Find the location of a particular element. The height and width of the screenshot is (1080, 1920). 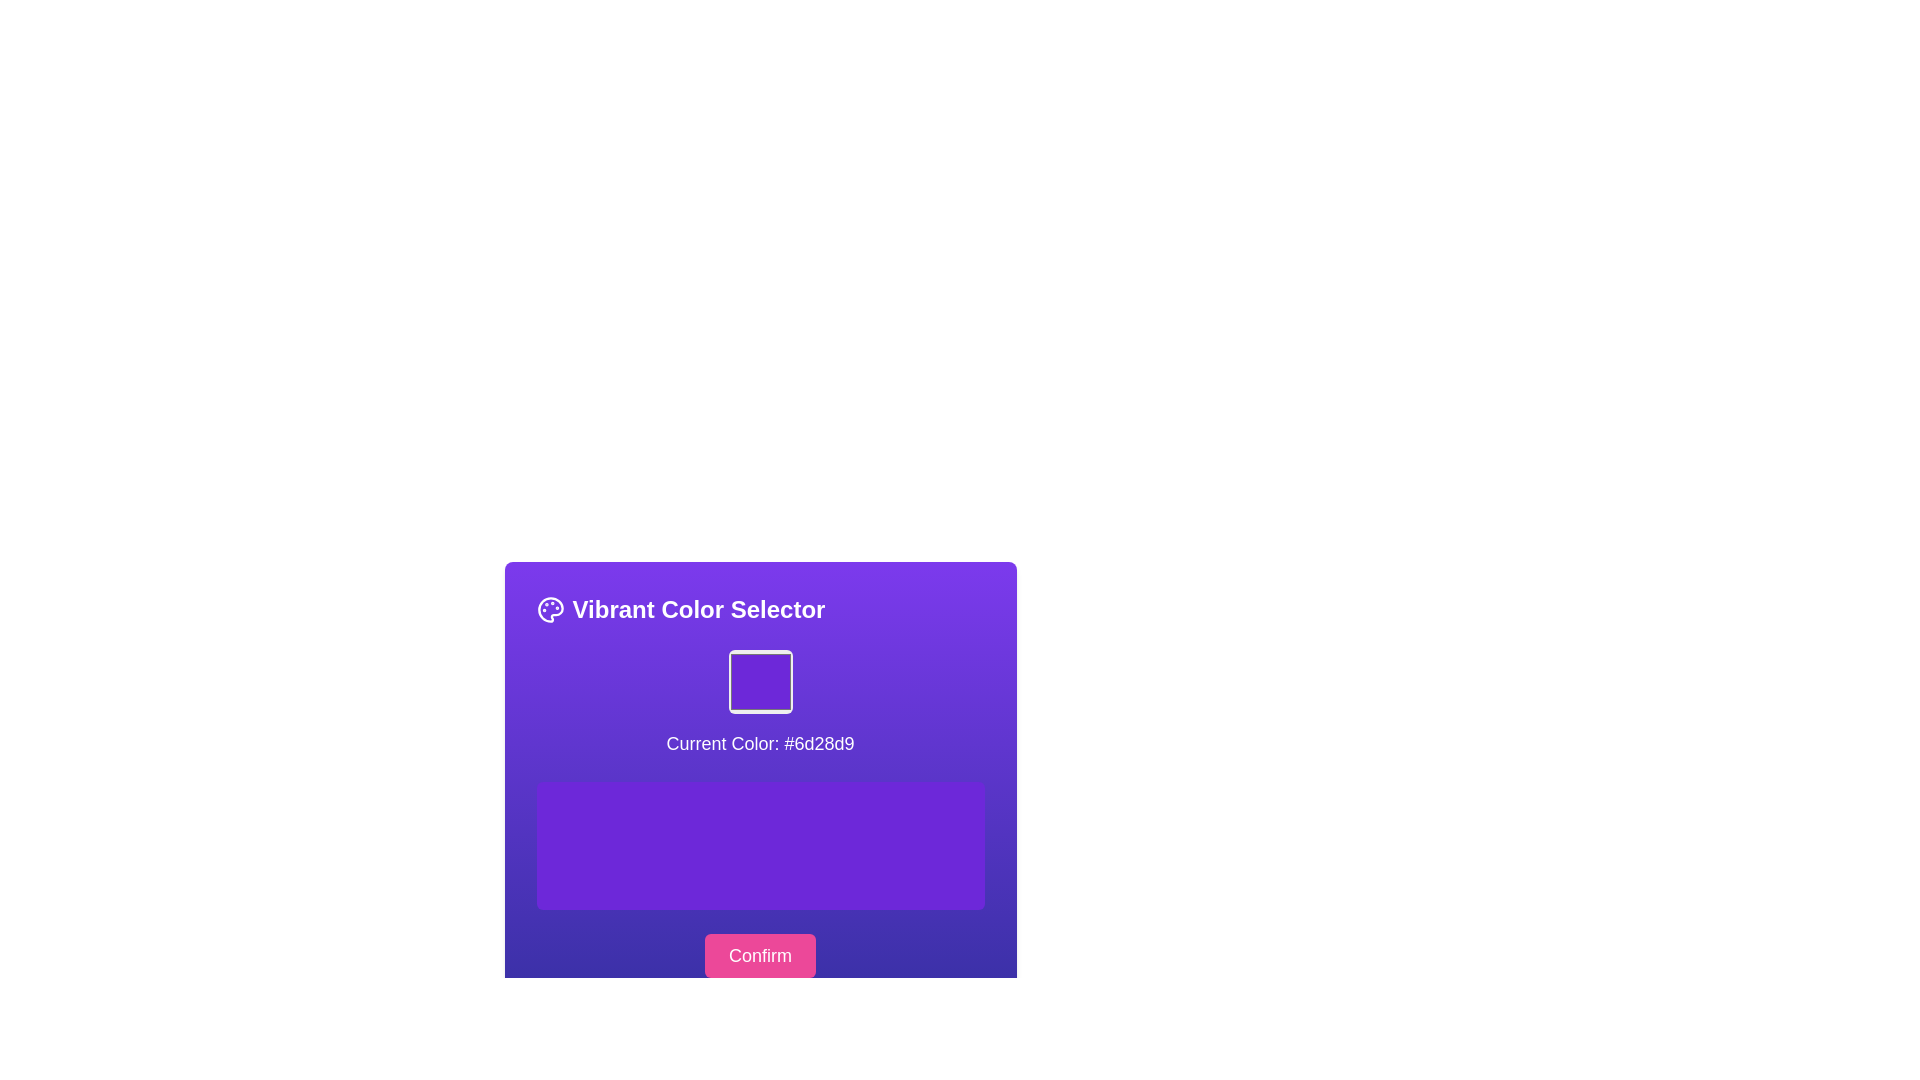

the Text Label that indicates the currently selected color, which is centrally located beneath the square color preview area and above the larger purple rectangular area is located at coordinates (759, 744).